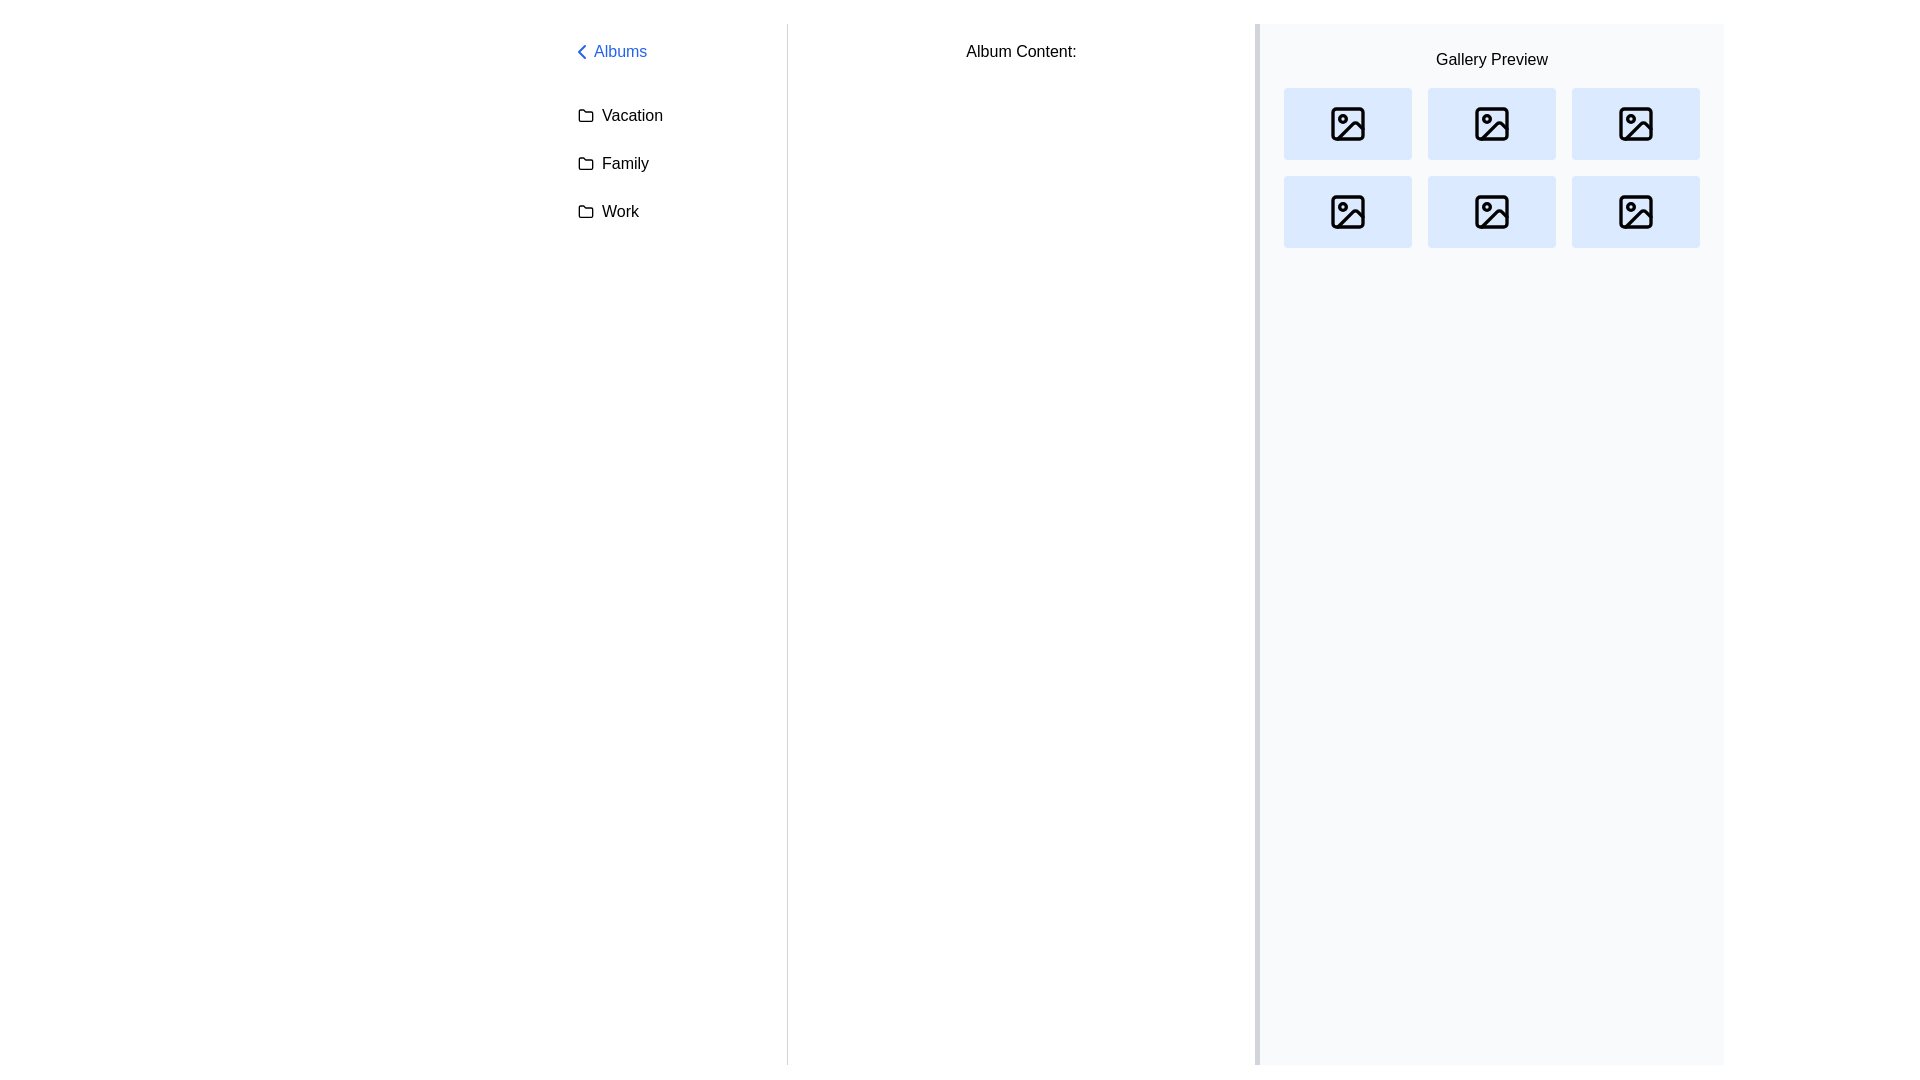 This screenshot has width=1920, height=1080. Describe the element at coordinates (1636, 212) in the screenshot. I see `the decorative image placeholder located at the bottom-right corner of the 3x2 grid layout under the 'Gallery Preview' title, which is the sixth item in the grid` at that location.